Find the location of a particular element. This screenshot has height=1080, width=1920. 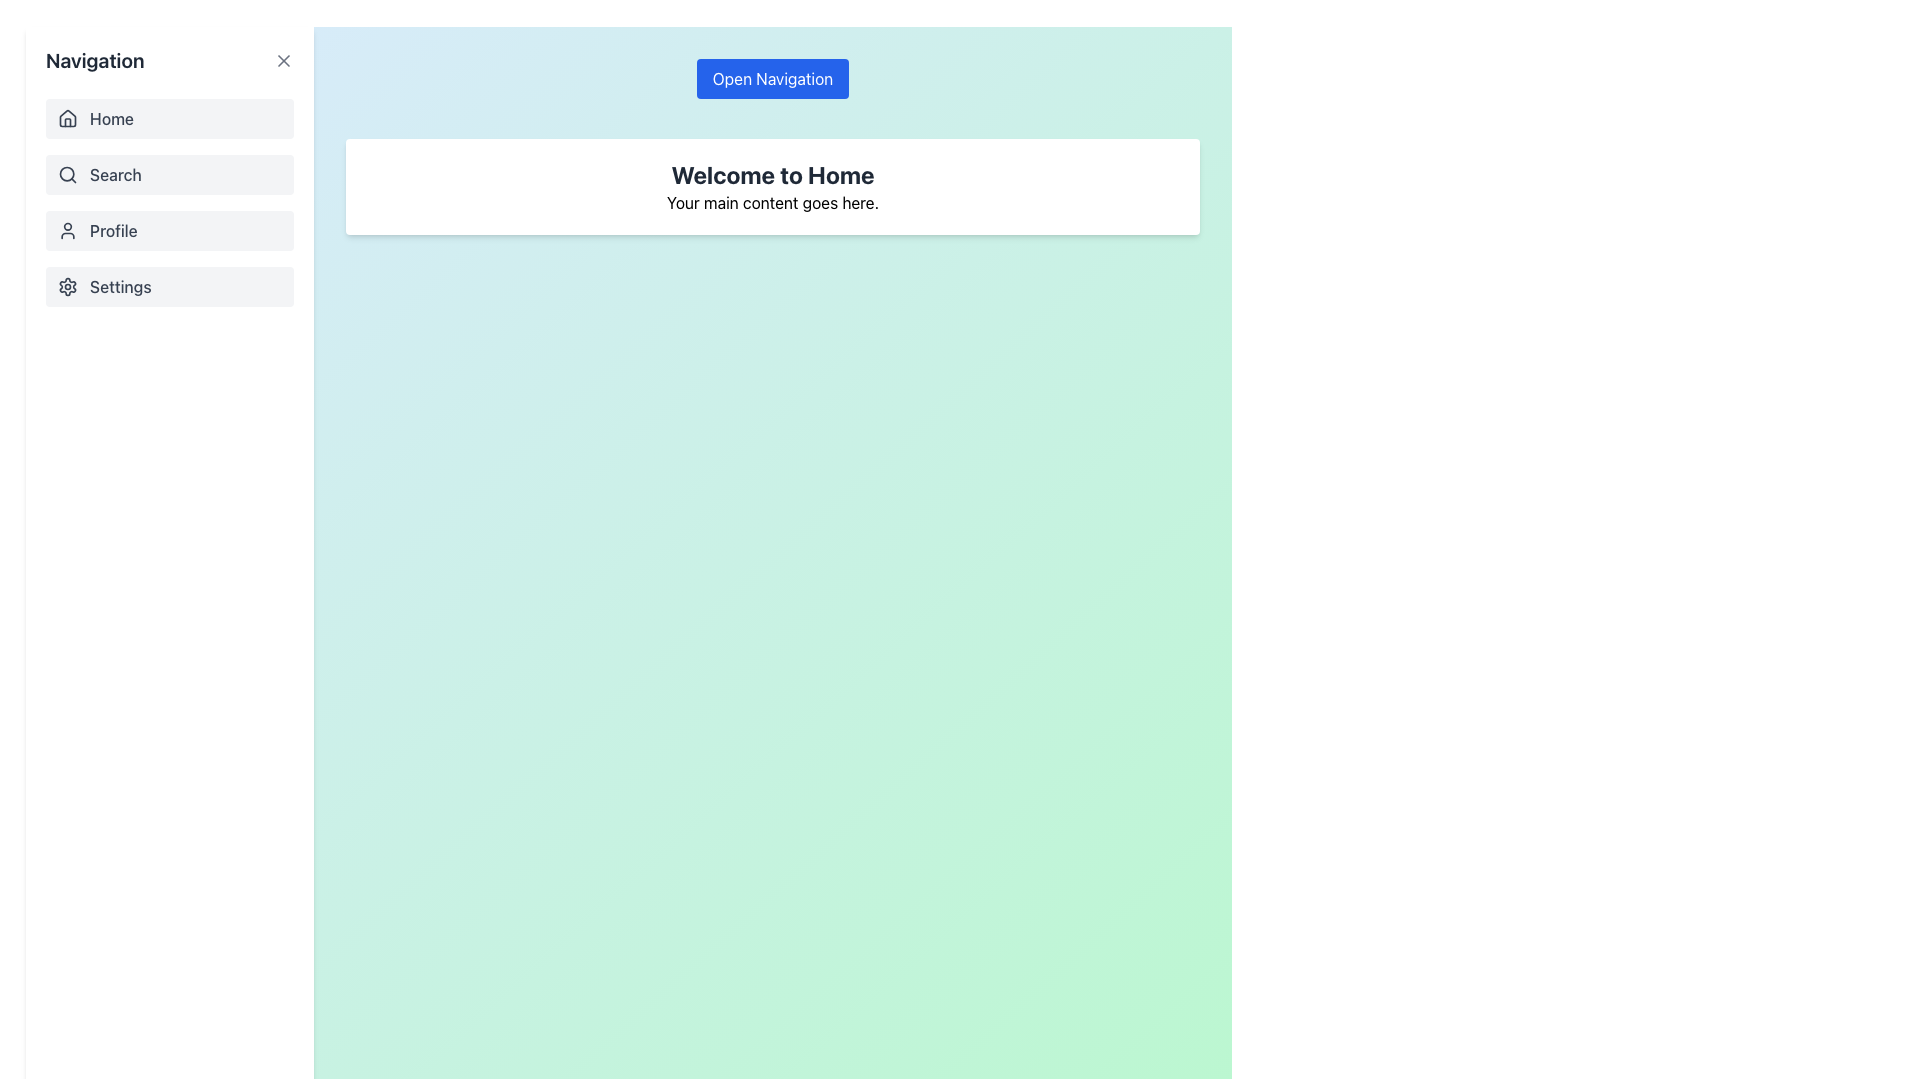

the text displaying 'Your main content goes here.' located below the heading 'Welcome to Home' in a prominent white card is located at coordinates (771, 203).